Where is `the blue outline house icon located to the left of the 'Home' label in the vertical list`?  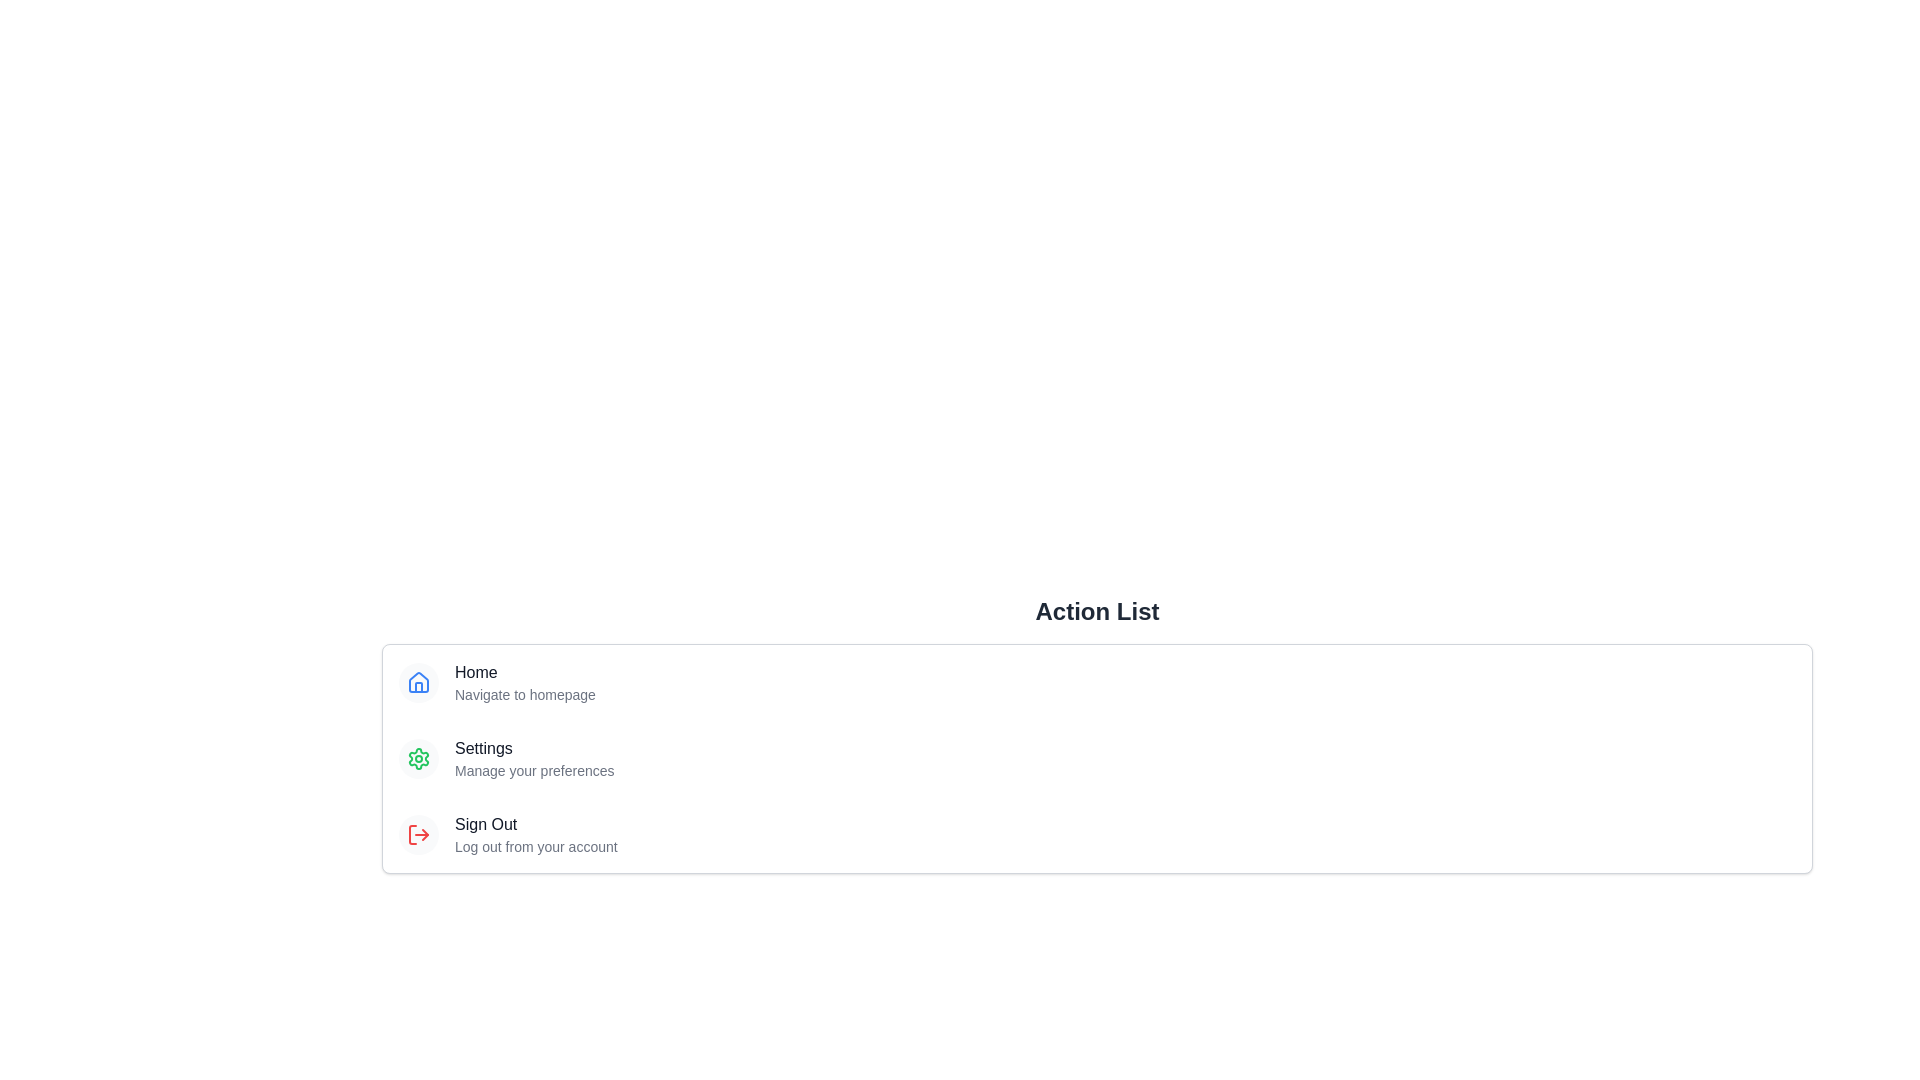 the blue outline house icon located to the left of the 'Home' label in the vertical list is located at coordinates (417, 681).